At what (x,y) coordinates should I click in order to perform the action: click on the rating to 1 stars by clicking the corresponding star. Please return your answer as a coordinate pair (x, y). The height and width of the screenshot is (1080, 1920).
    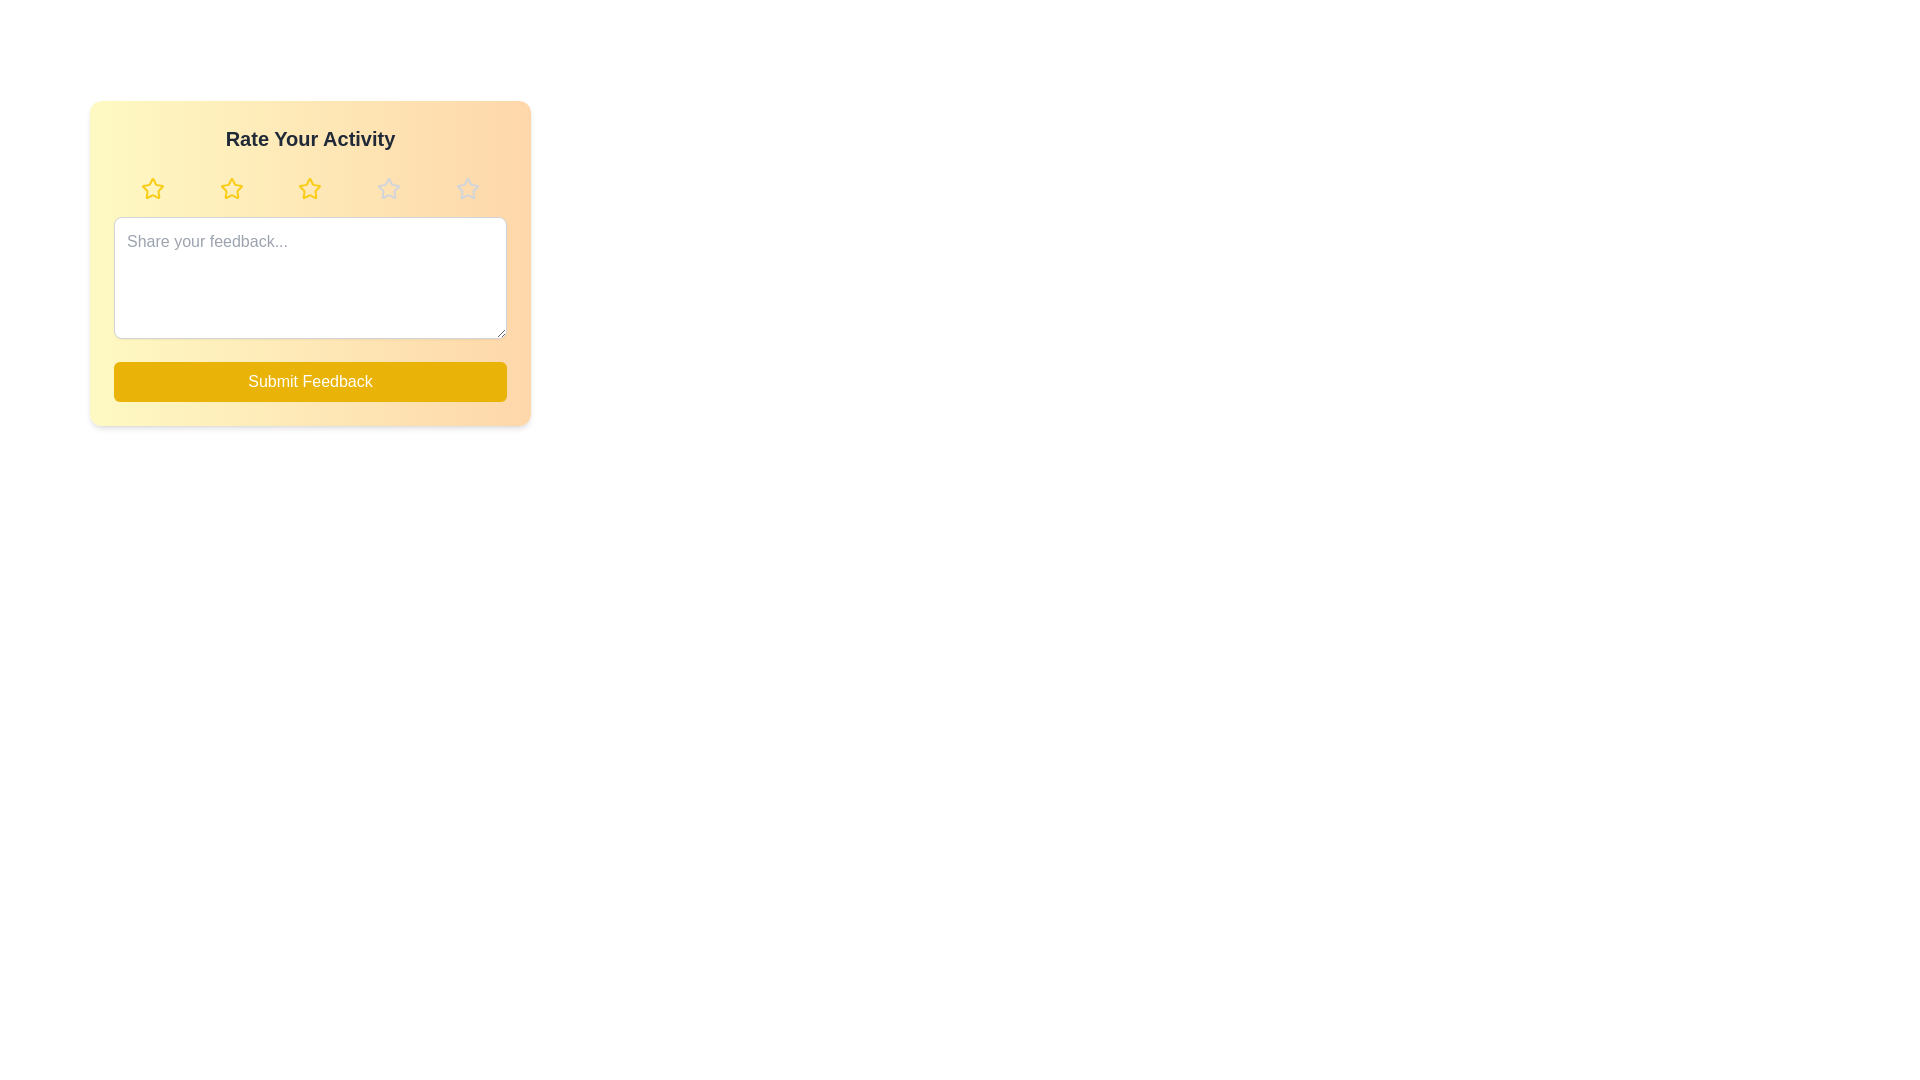
    Looking at the image, I should click on (152, 189).